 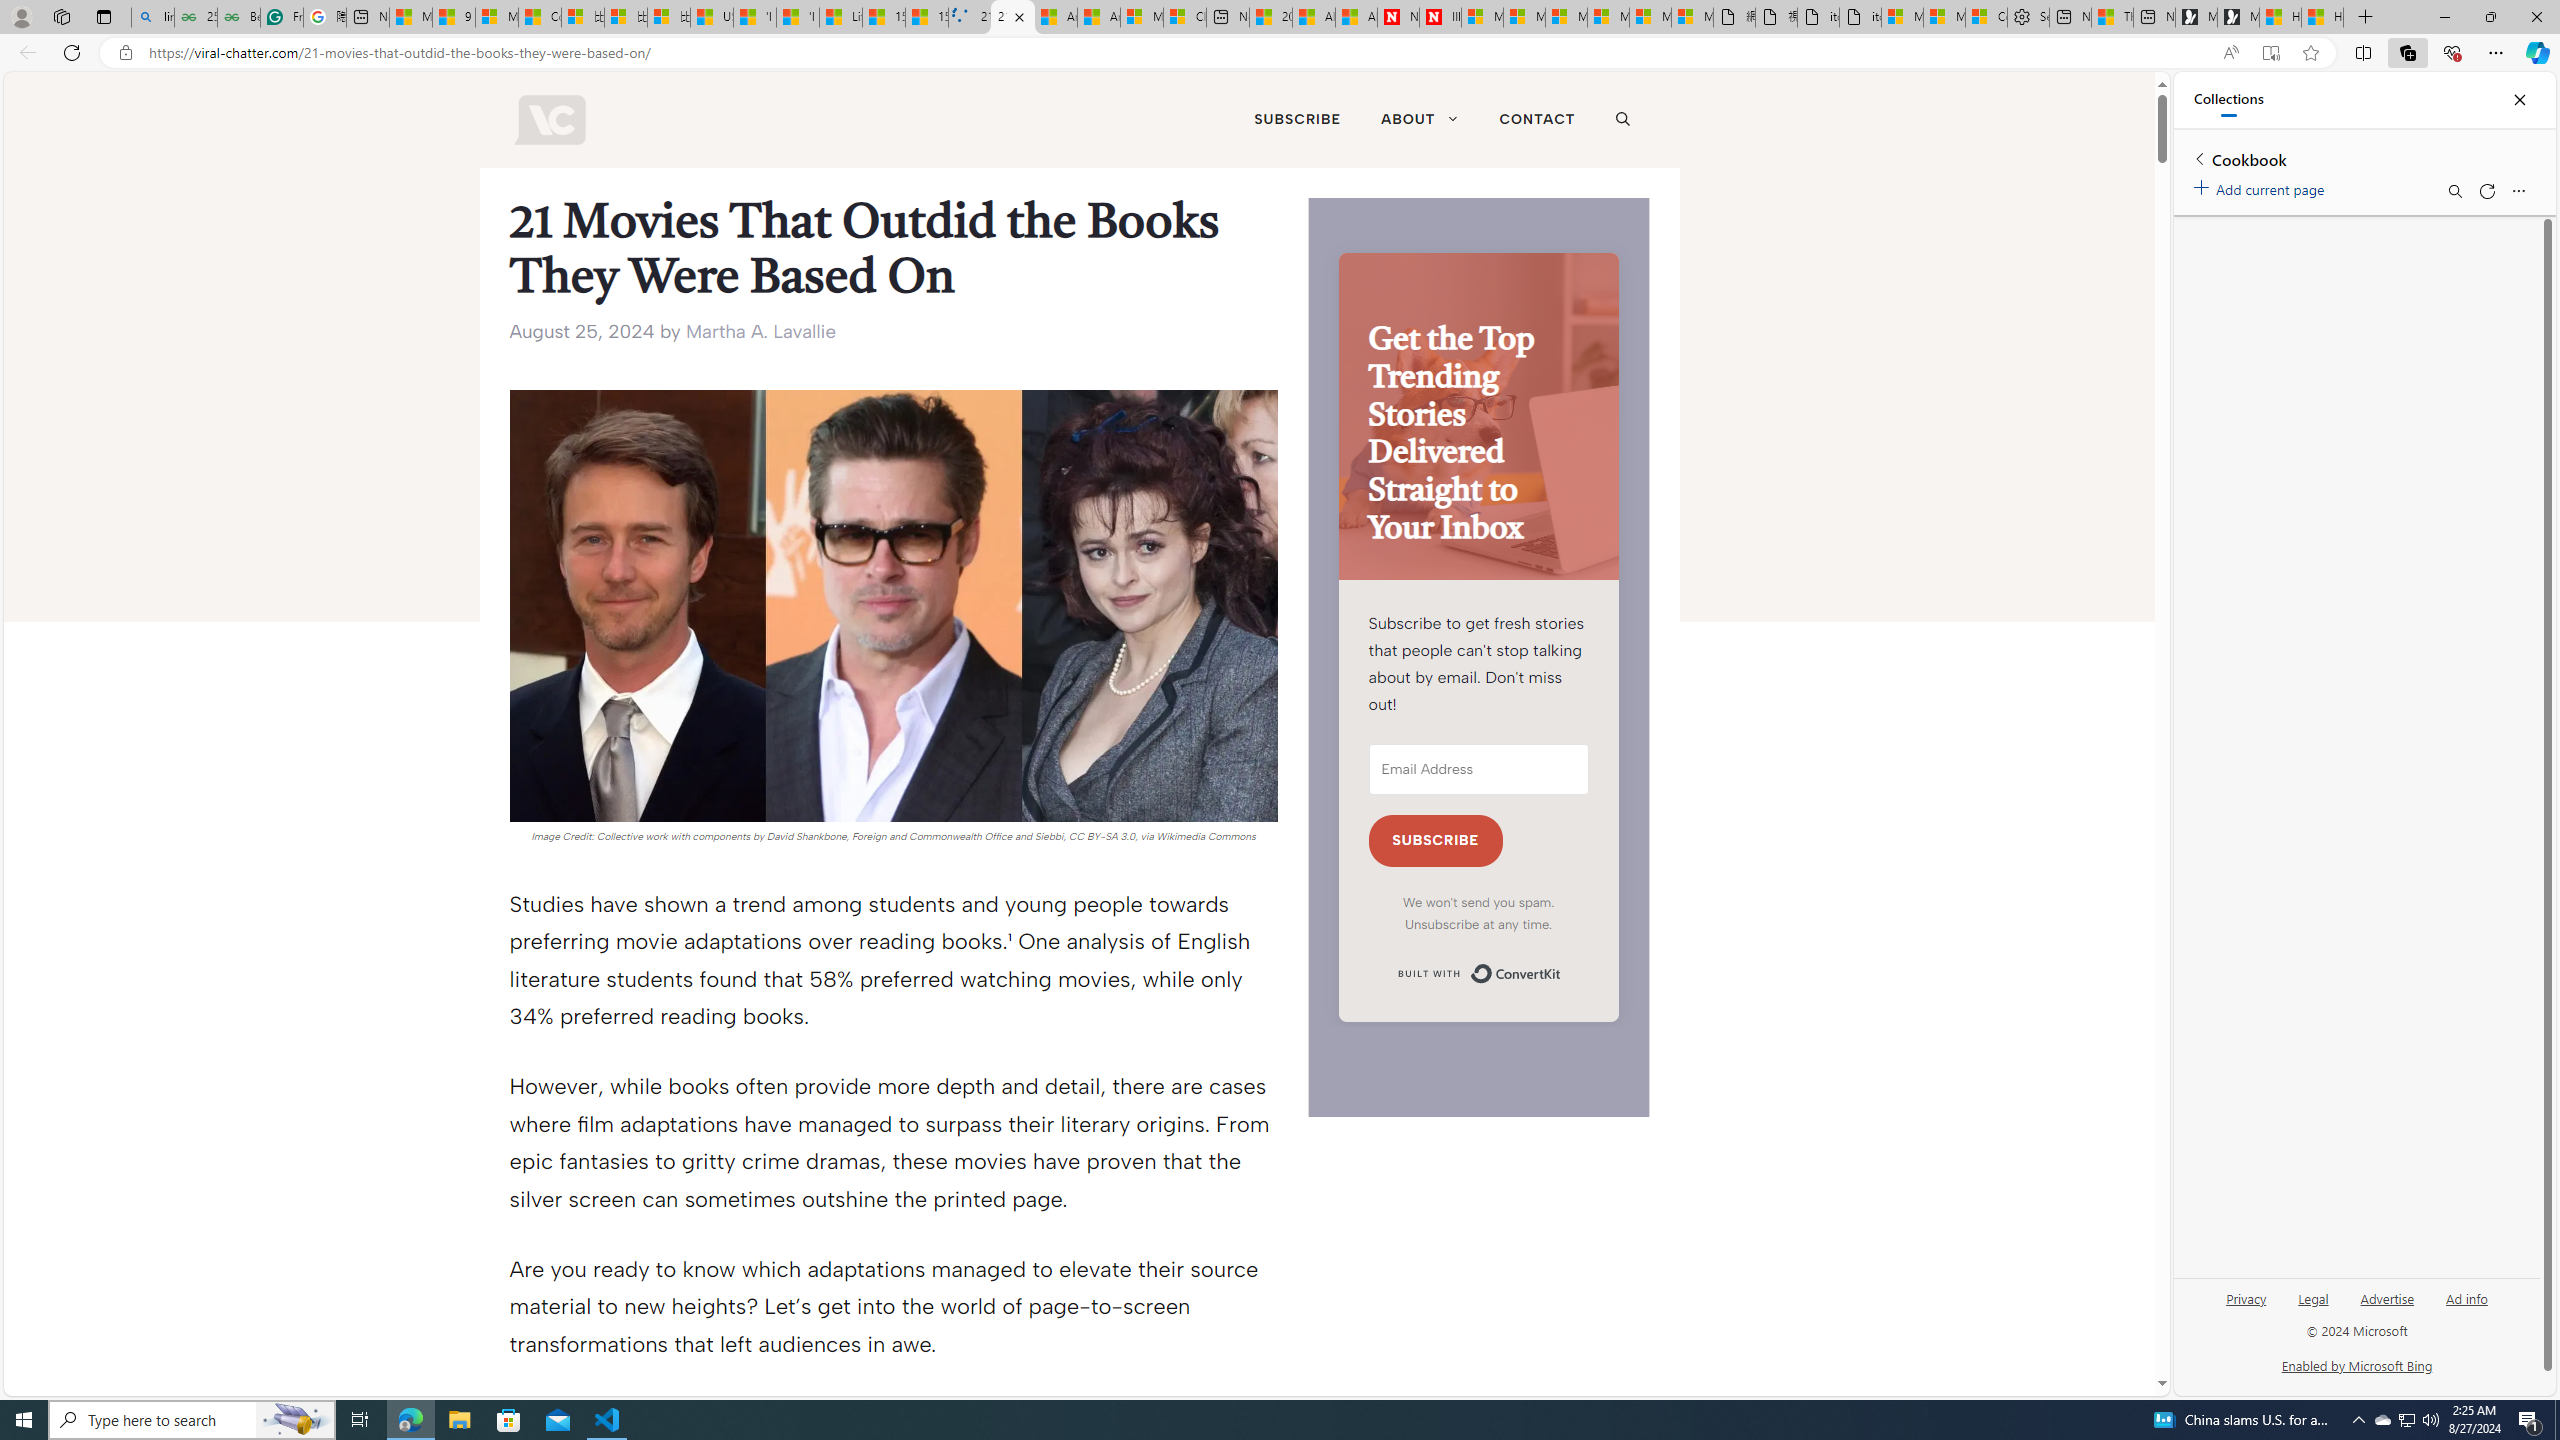 What do you see at coordinates (925, 16) in the screenshot?
I see `'15 Ways Modern Life Contradicts the Teachings of Jesus'` at bounding box center [925, 16].